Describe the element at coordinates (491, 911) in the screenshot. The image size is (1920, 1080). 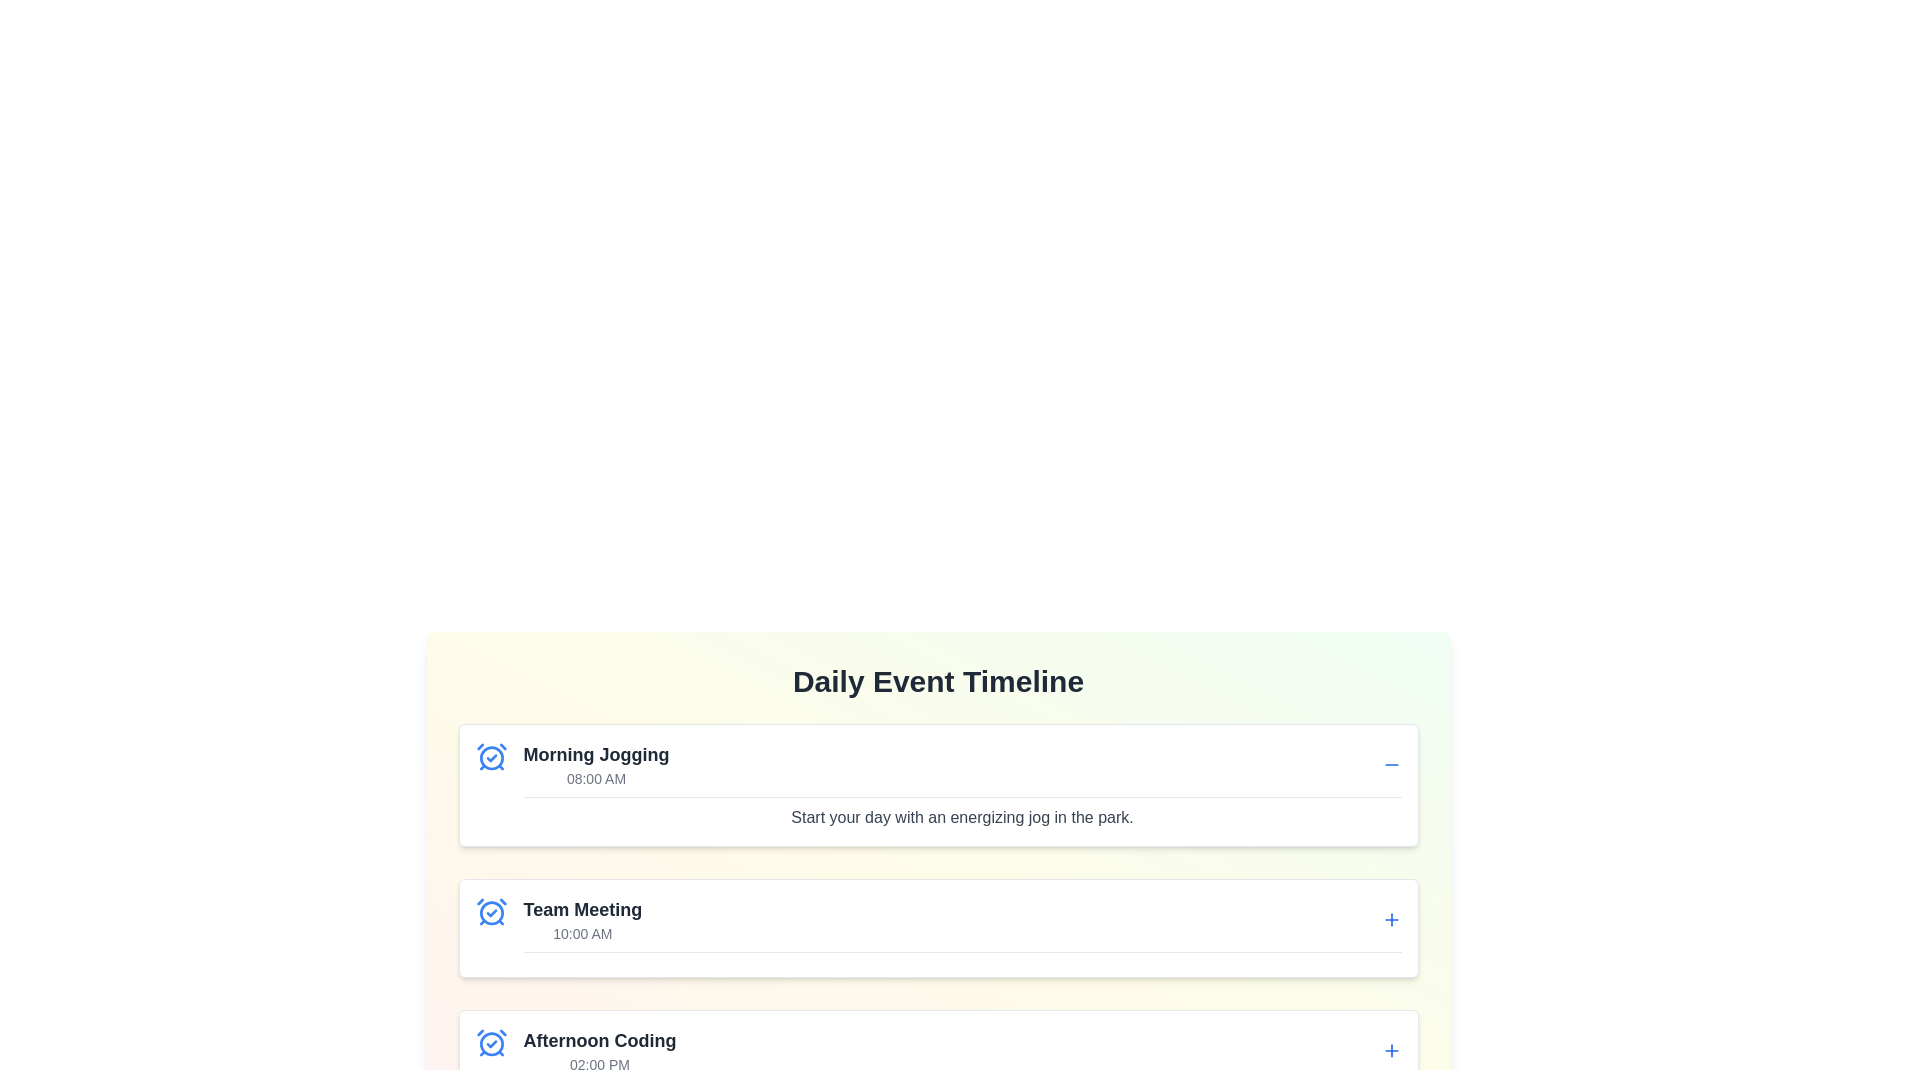
I see `the alarm icon associated with the 'Team Meeting' event at 10:00 AM, located at the top-left corner of the event card` at that location.